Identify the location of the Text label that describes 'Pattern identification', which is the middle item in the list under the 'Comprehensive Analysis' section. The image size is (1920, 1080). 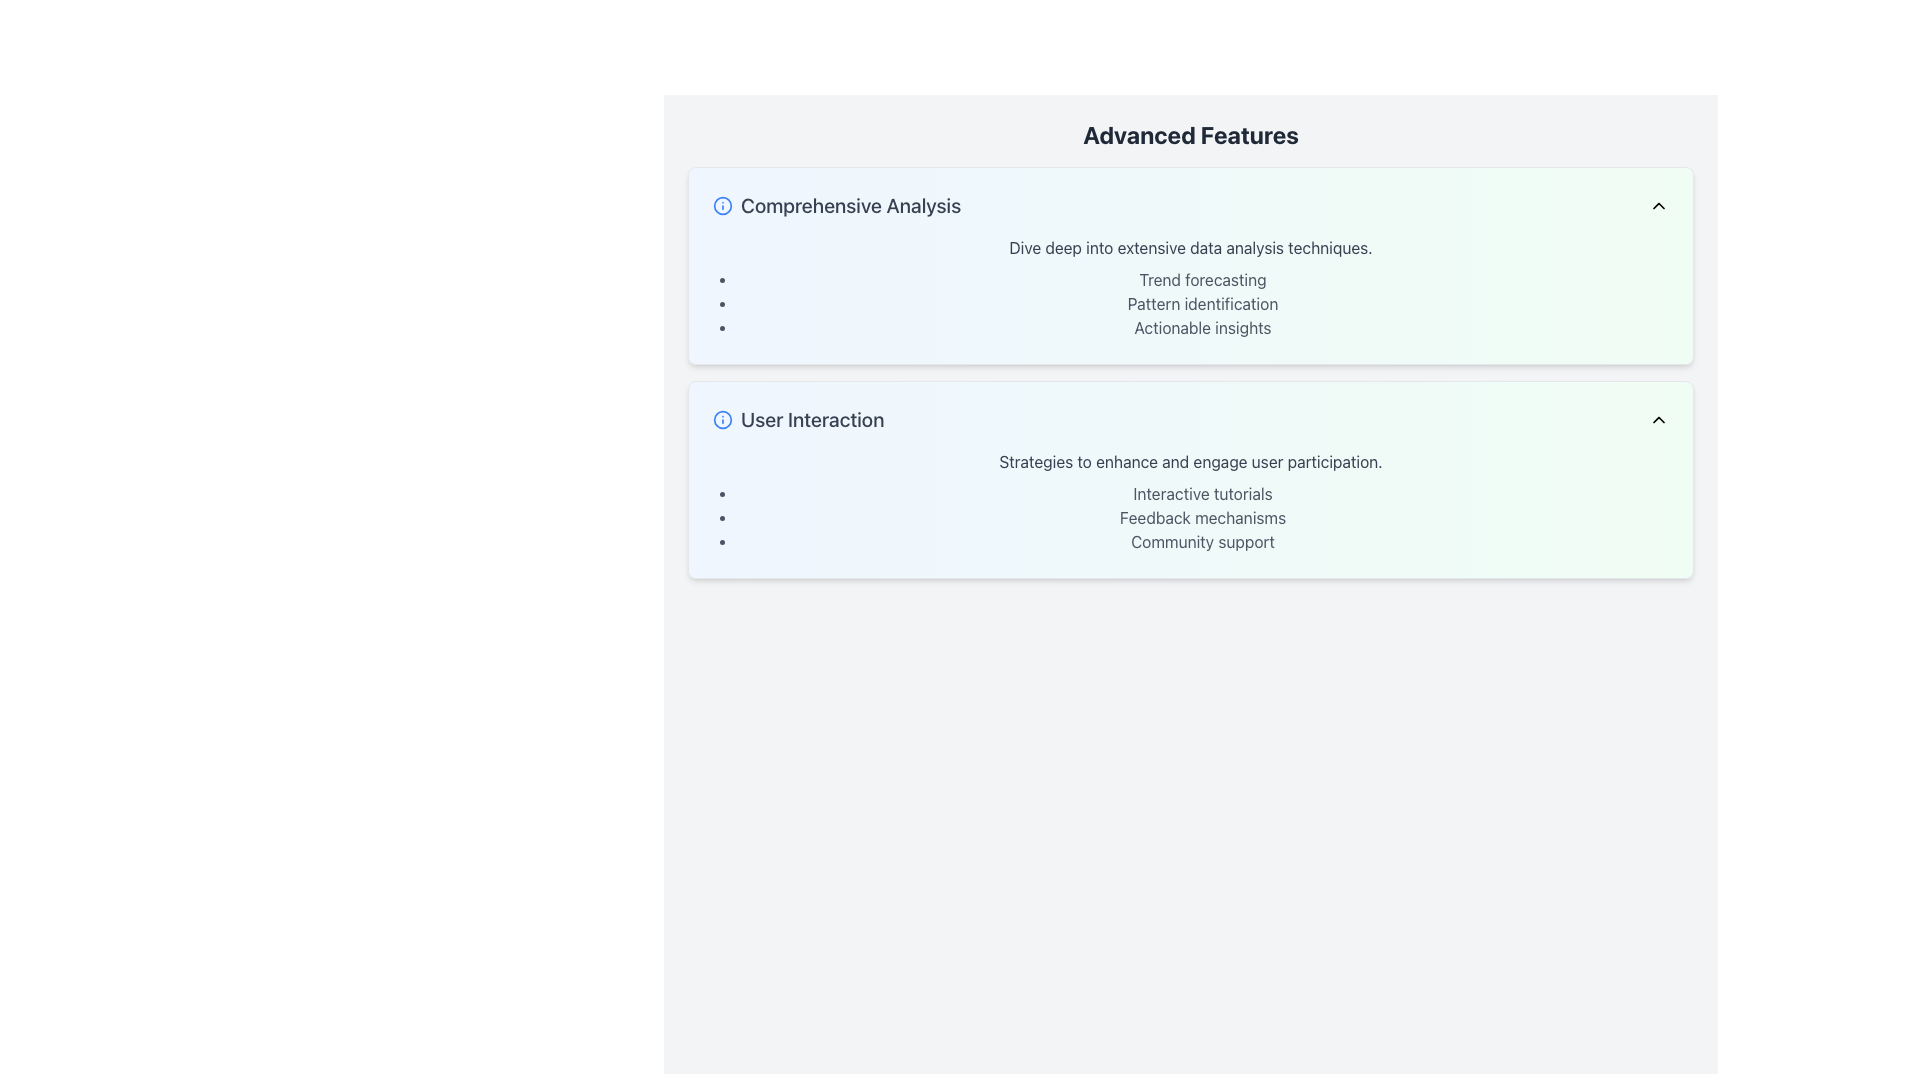
(1202, 304).